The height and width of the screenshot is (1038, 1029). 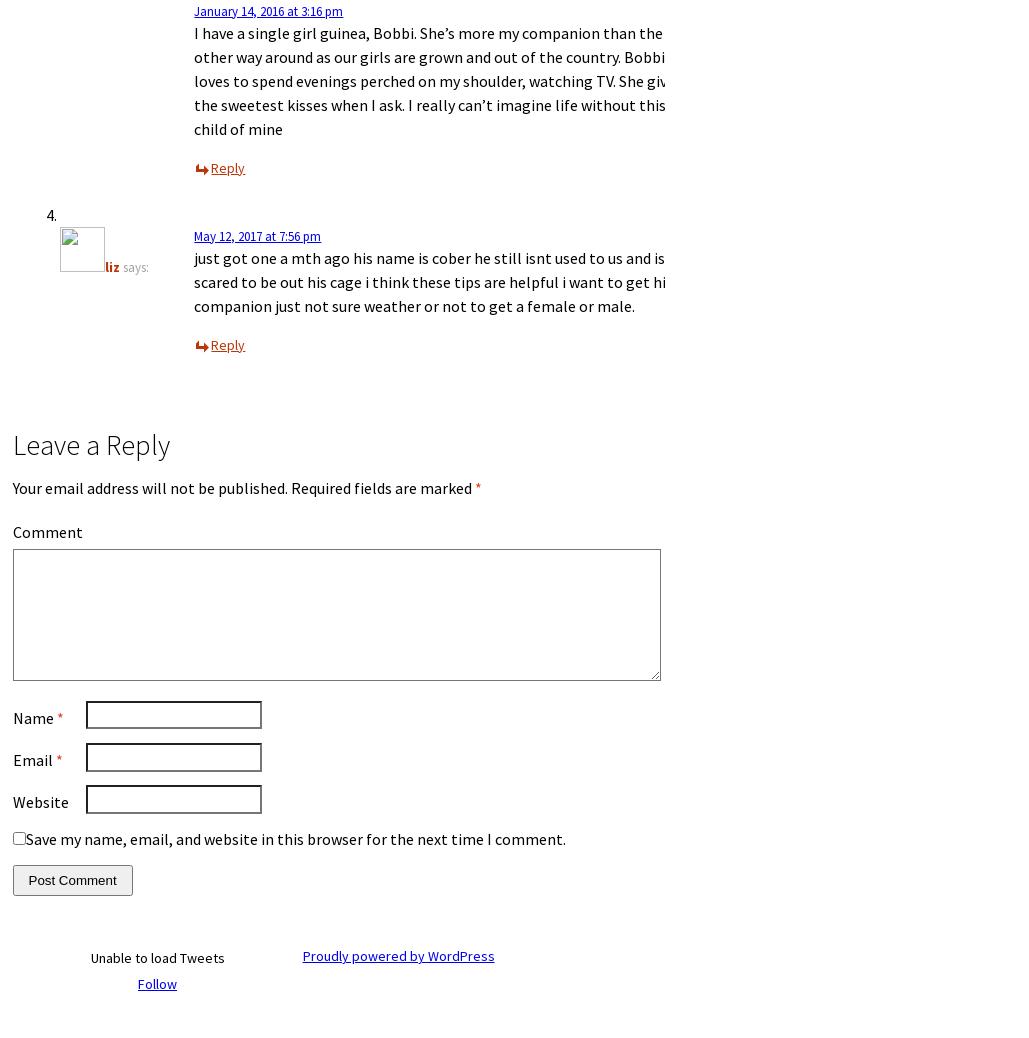 What do you see at coordinates (12, 757) in the screenshot?
I see `'Email'` at bounding box center [12, 757].